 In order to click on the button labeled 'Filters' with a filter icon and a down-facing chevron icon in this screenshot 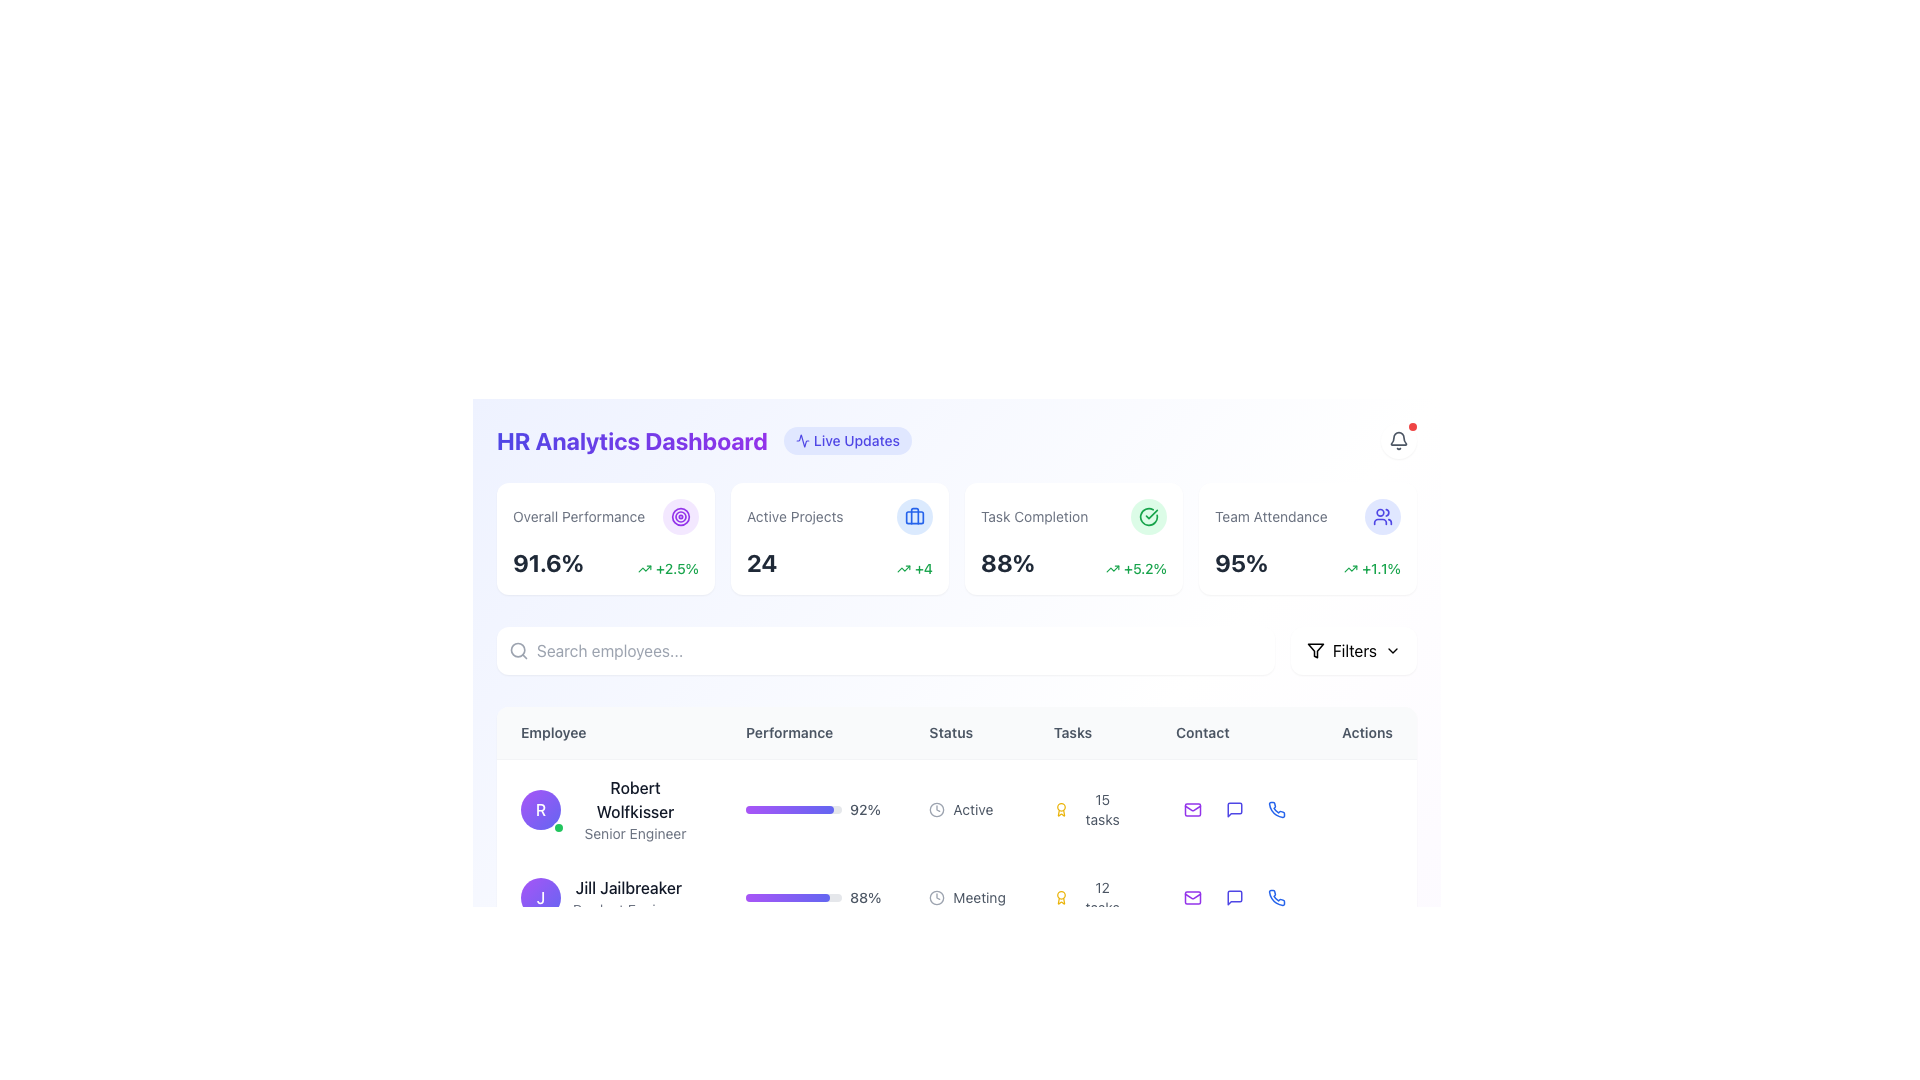, I will do `click(1353, 651)`.